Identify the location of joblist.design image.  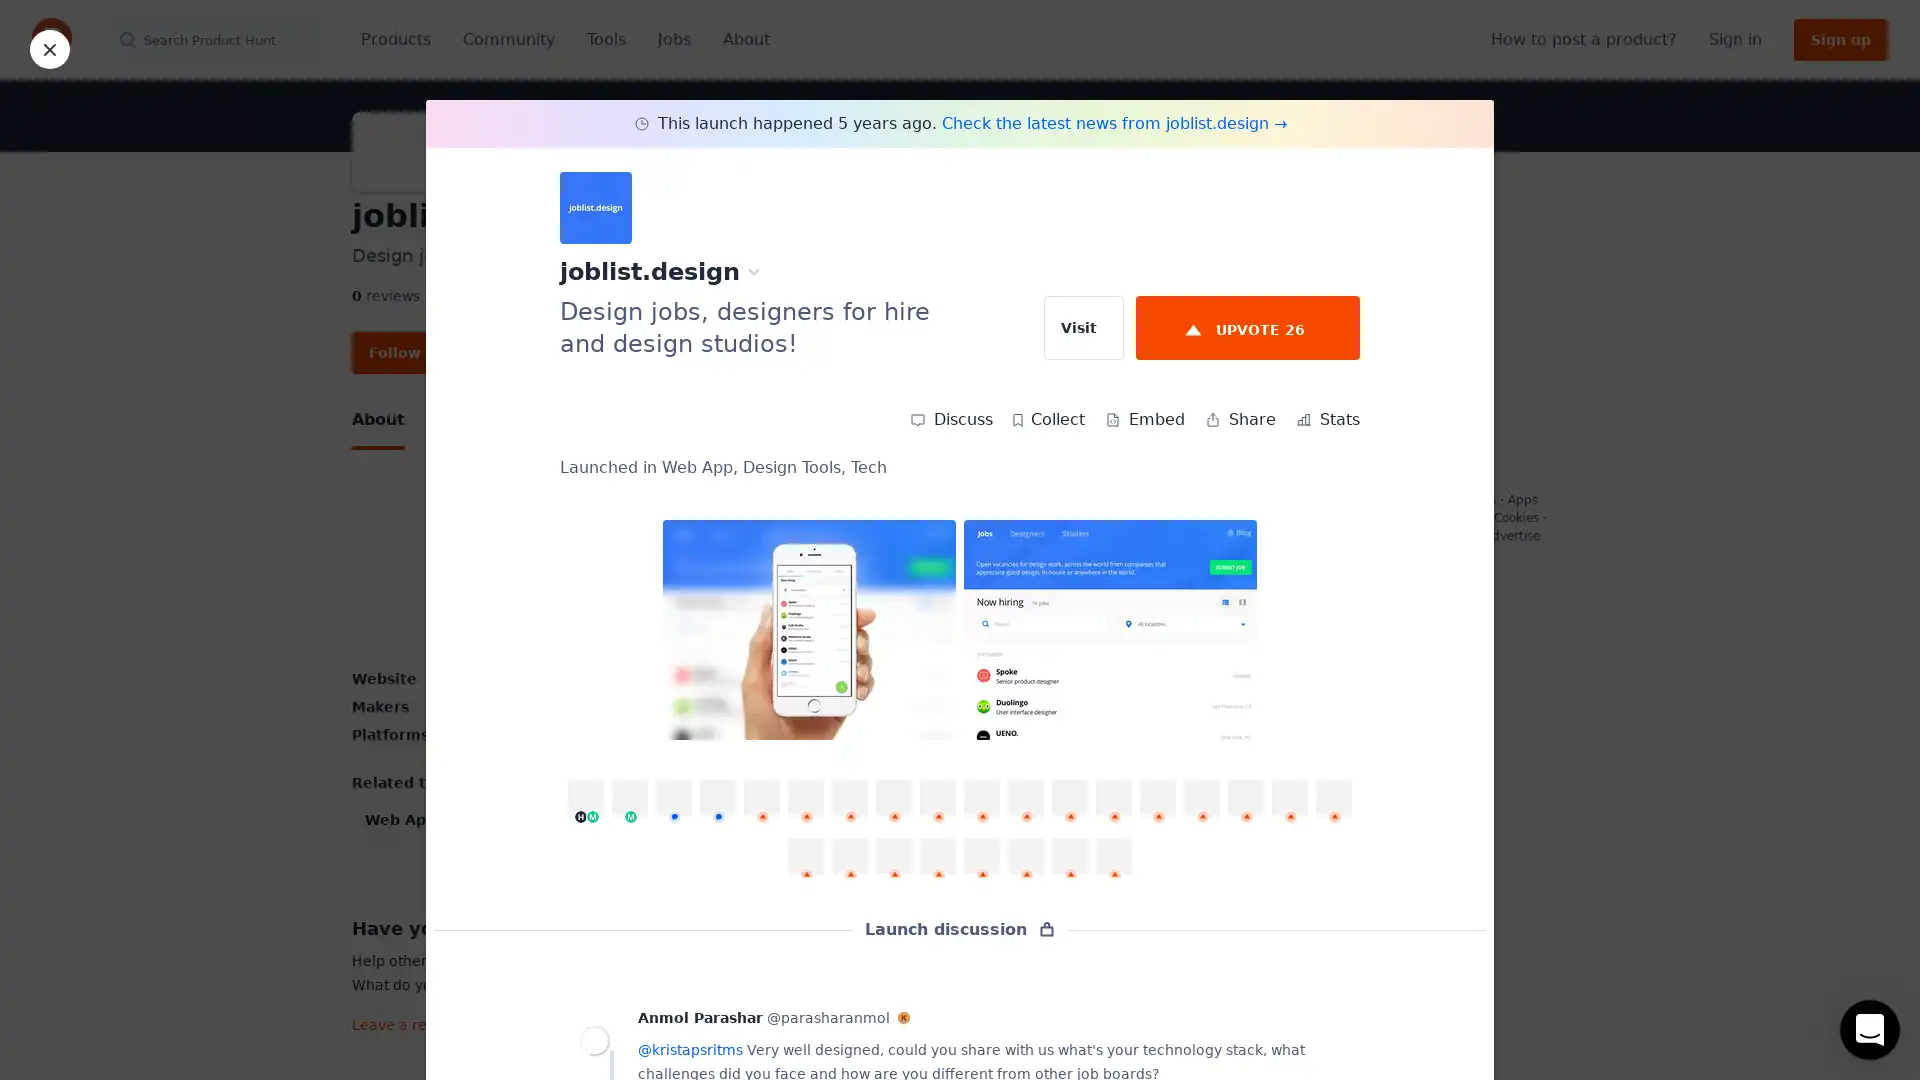
(614, 570).